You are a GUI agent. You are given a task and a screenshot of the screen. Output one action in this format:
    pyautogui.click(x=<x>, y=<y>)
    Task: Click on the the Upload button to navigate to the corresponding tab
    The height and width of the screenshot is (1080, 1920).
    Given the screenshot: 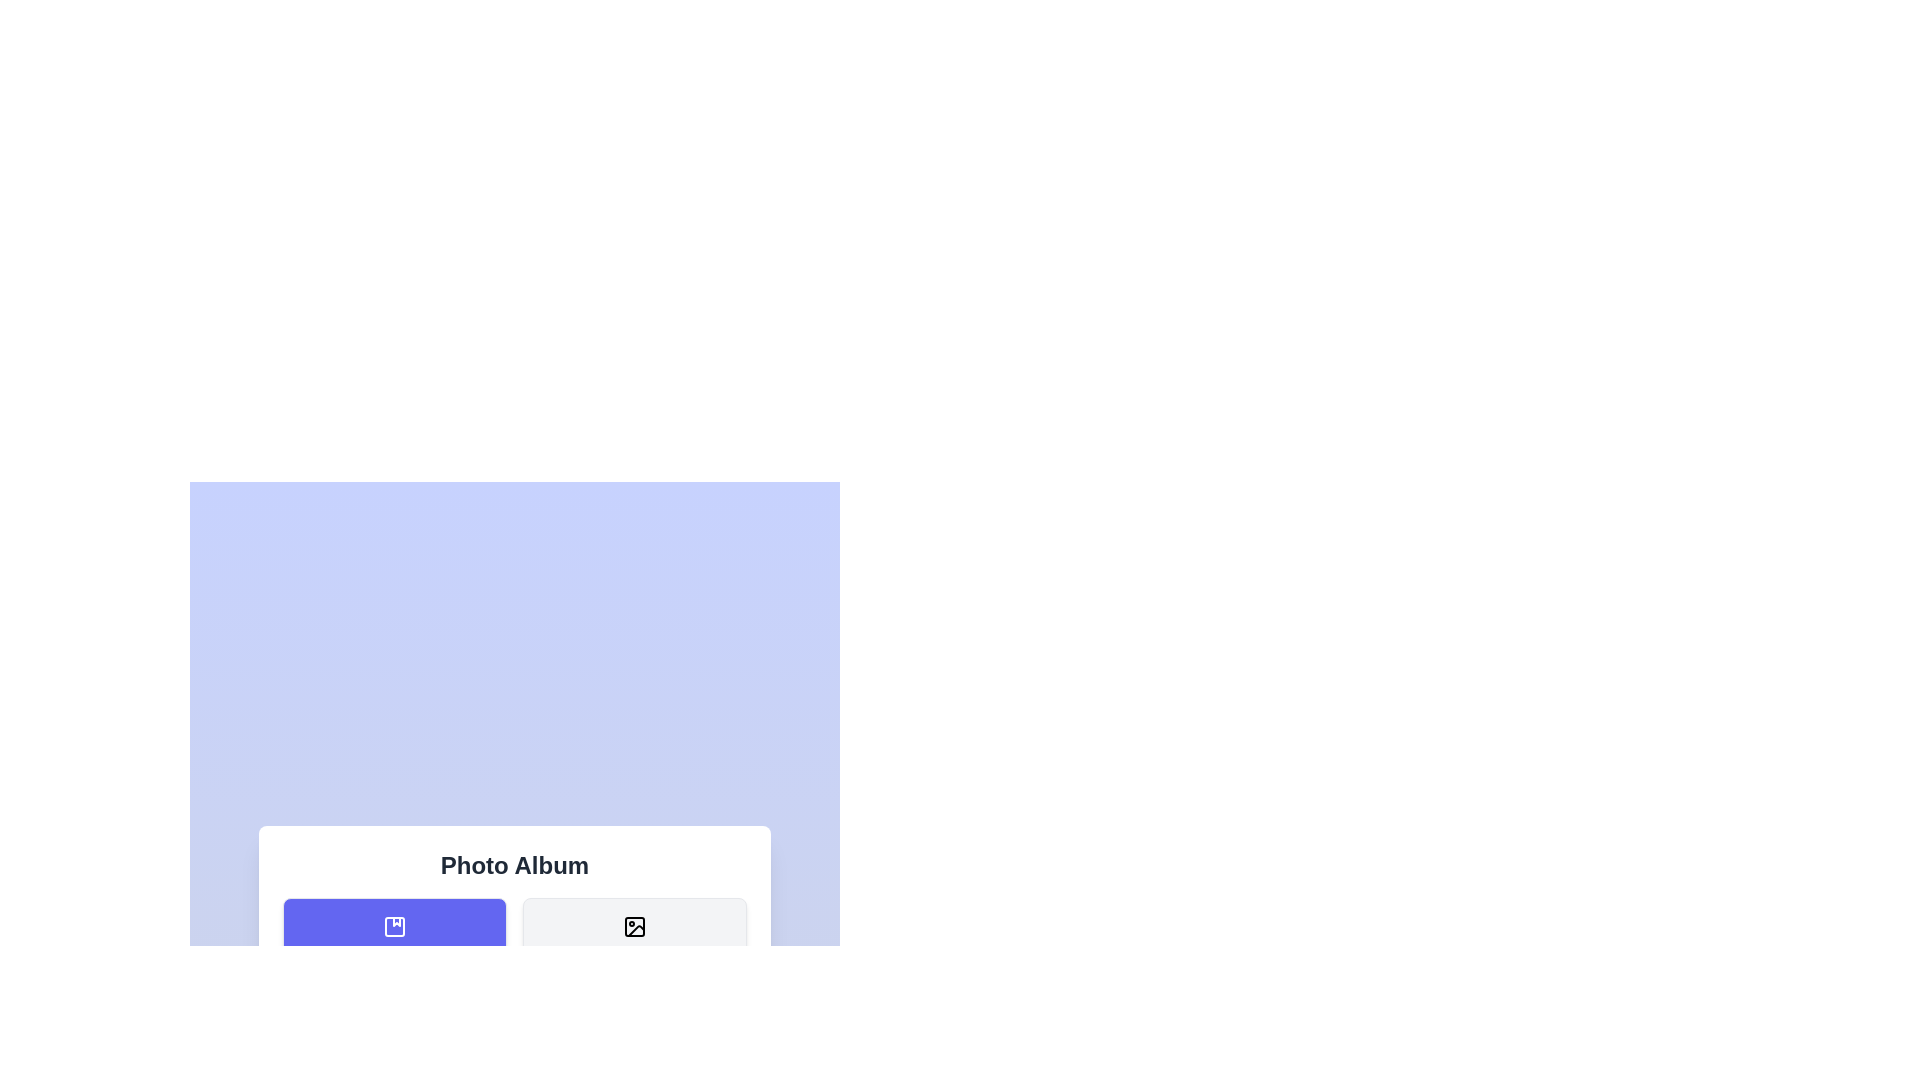 What is the action you would take?
    pyautogui.click(x=394, y=1041)
    